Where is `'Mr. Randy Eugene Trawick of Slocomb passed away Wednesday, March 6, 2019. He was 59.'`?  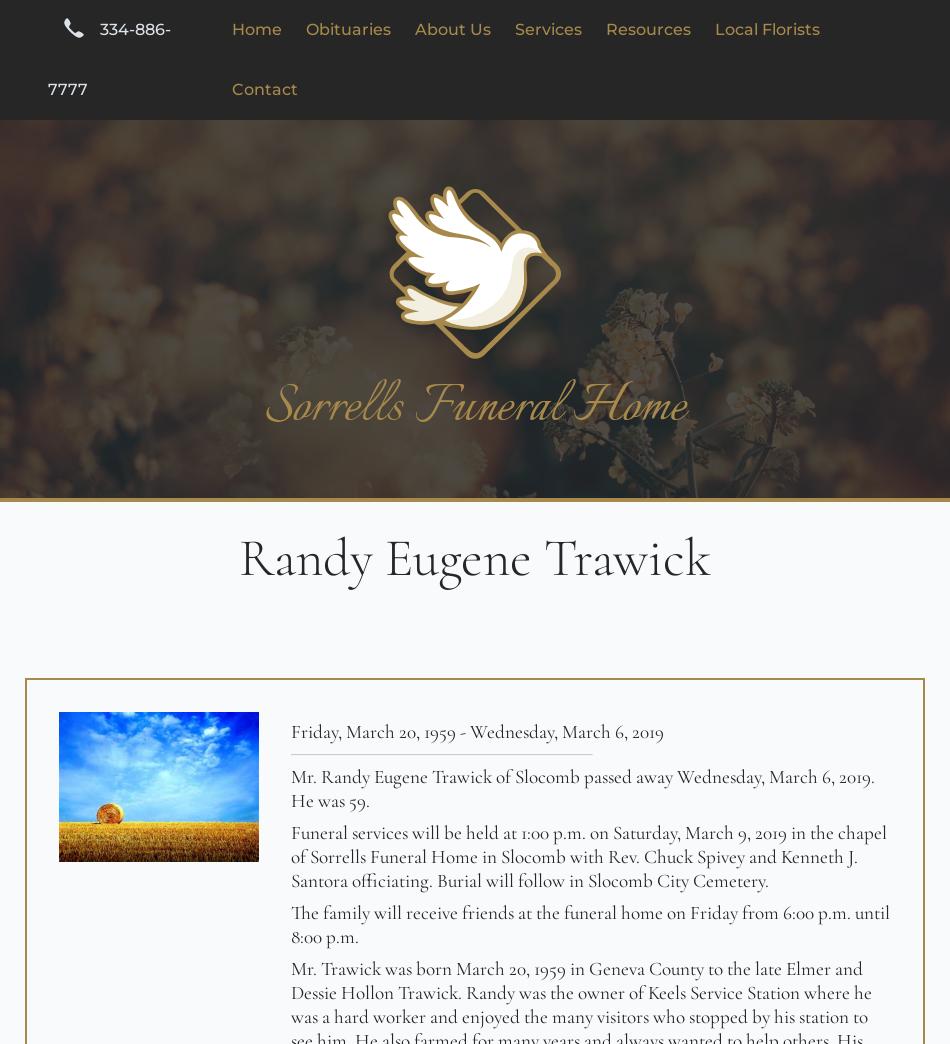 'Mr. Randy Eugene Trawick of Slocomb passed away Wednesday, March 6, 2019. He was 59.' is located at coordinates (583, 787).